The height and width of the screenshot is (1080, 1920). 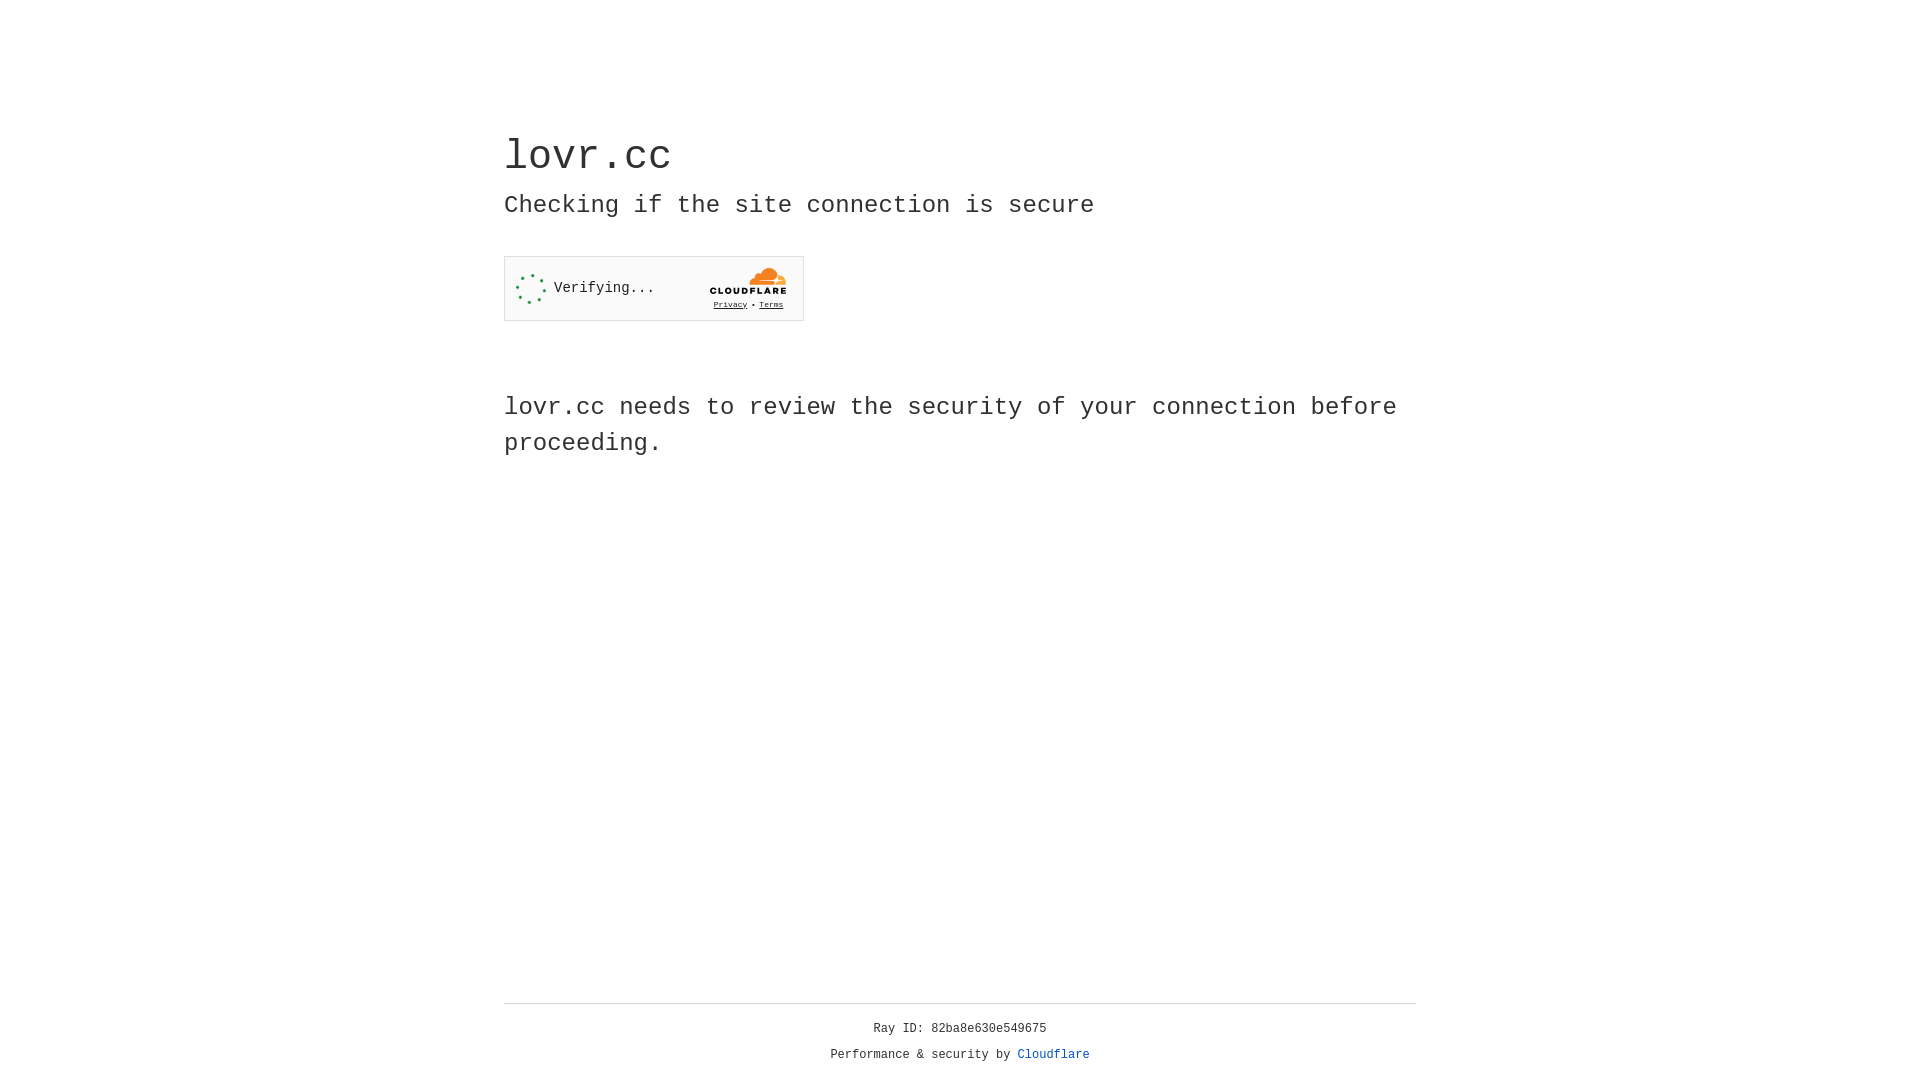 I want to click on 'Cloudflare', so click(x=1053, y=1054).